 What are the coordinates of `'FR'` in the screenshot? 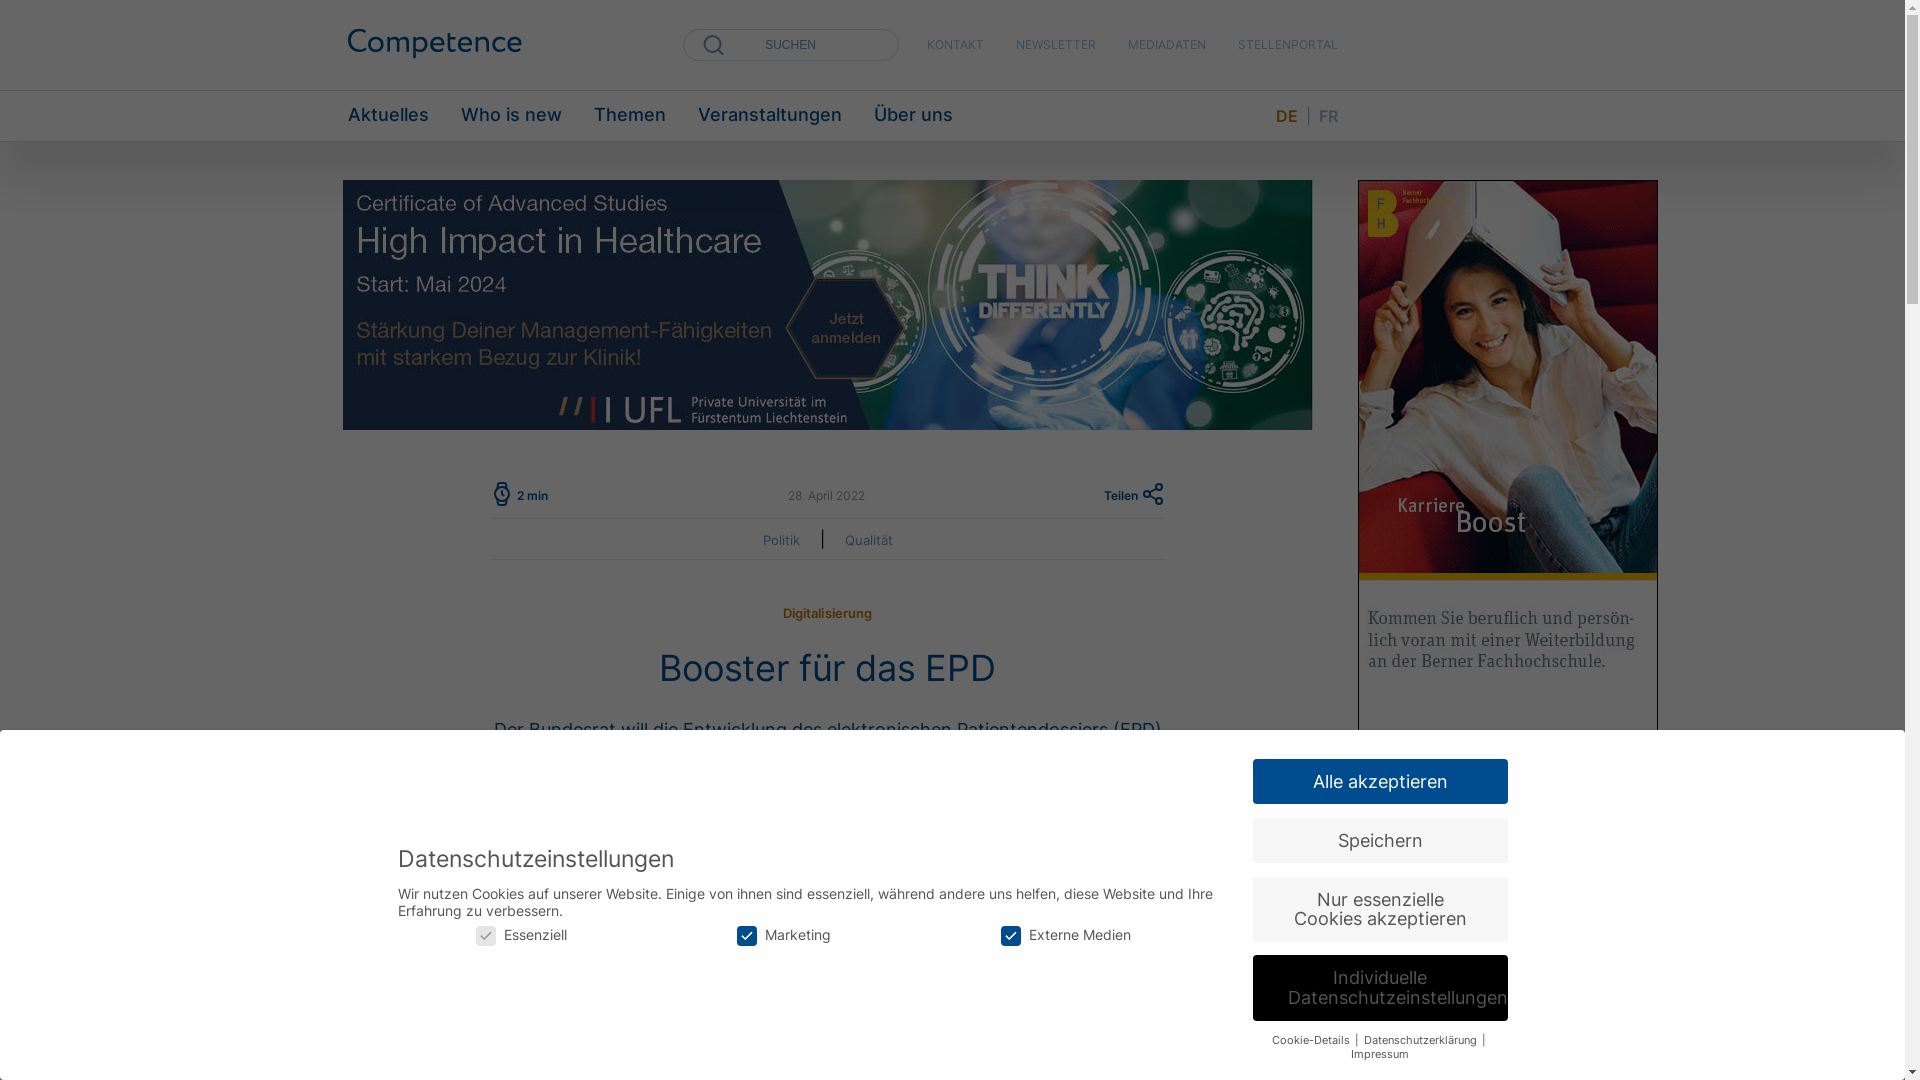 It's located at (1327, 115).